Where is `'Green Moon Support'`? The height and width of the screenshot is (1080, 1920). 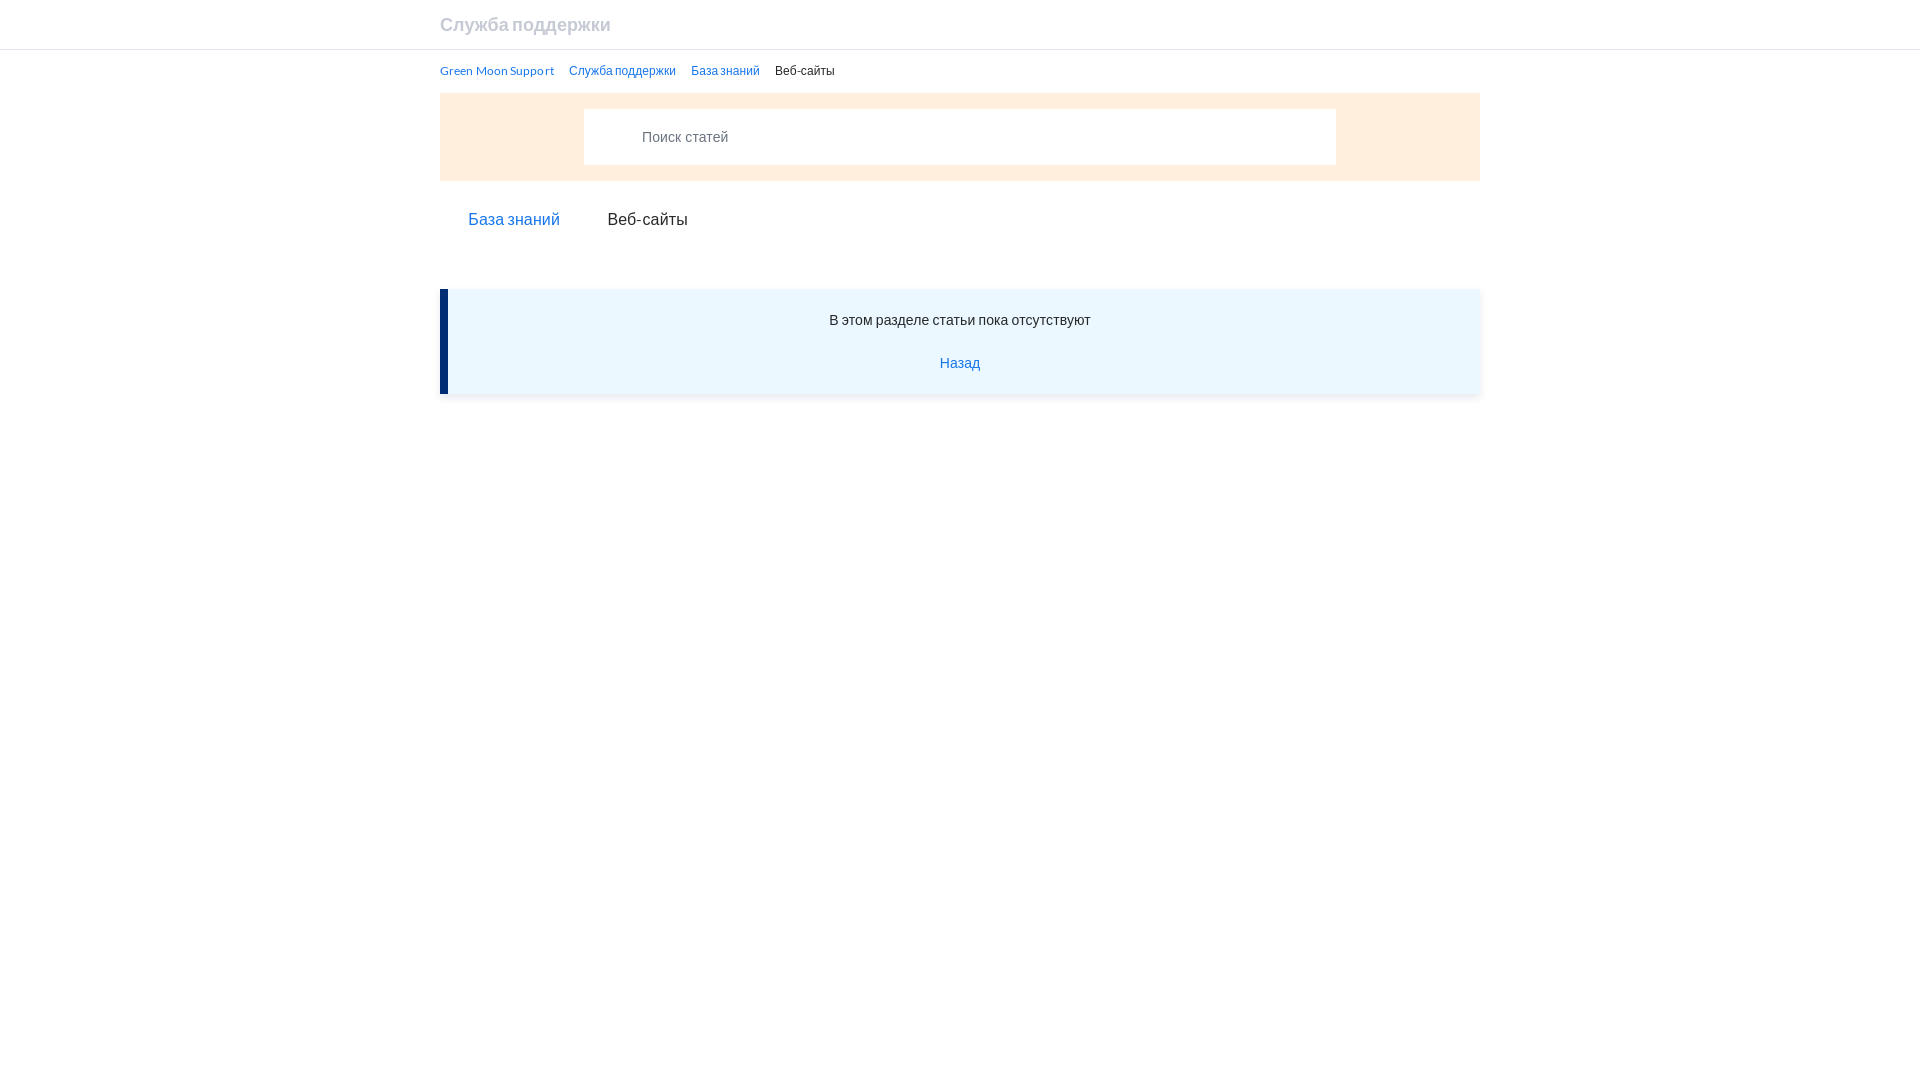
'Green Moon Support' is located at coordinates (497, 69).